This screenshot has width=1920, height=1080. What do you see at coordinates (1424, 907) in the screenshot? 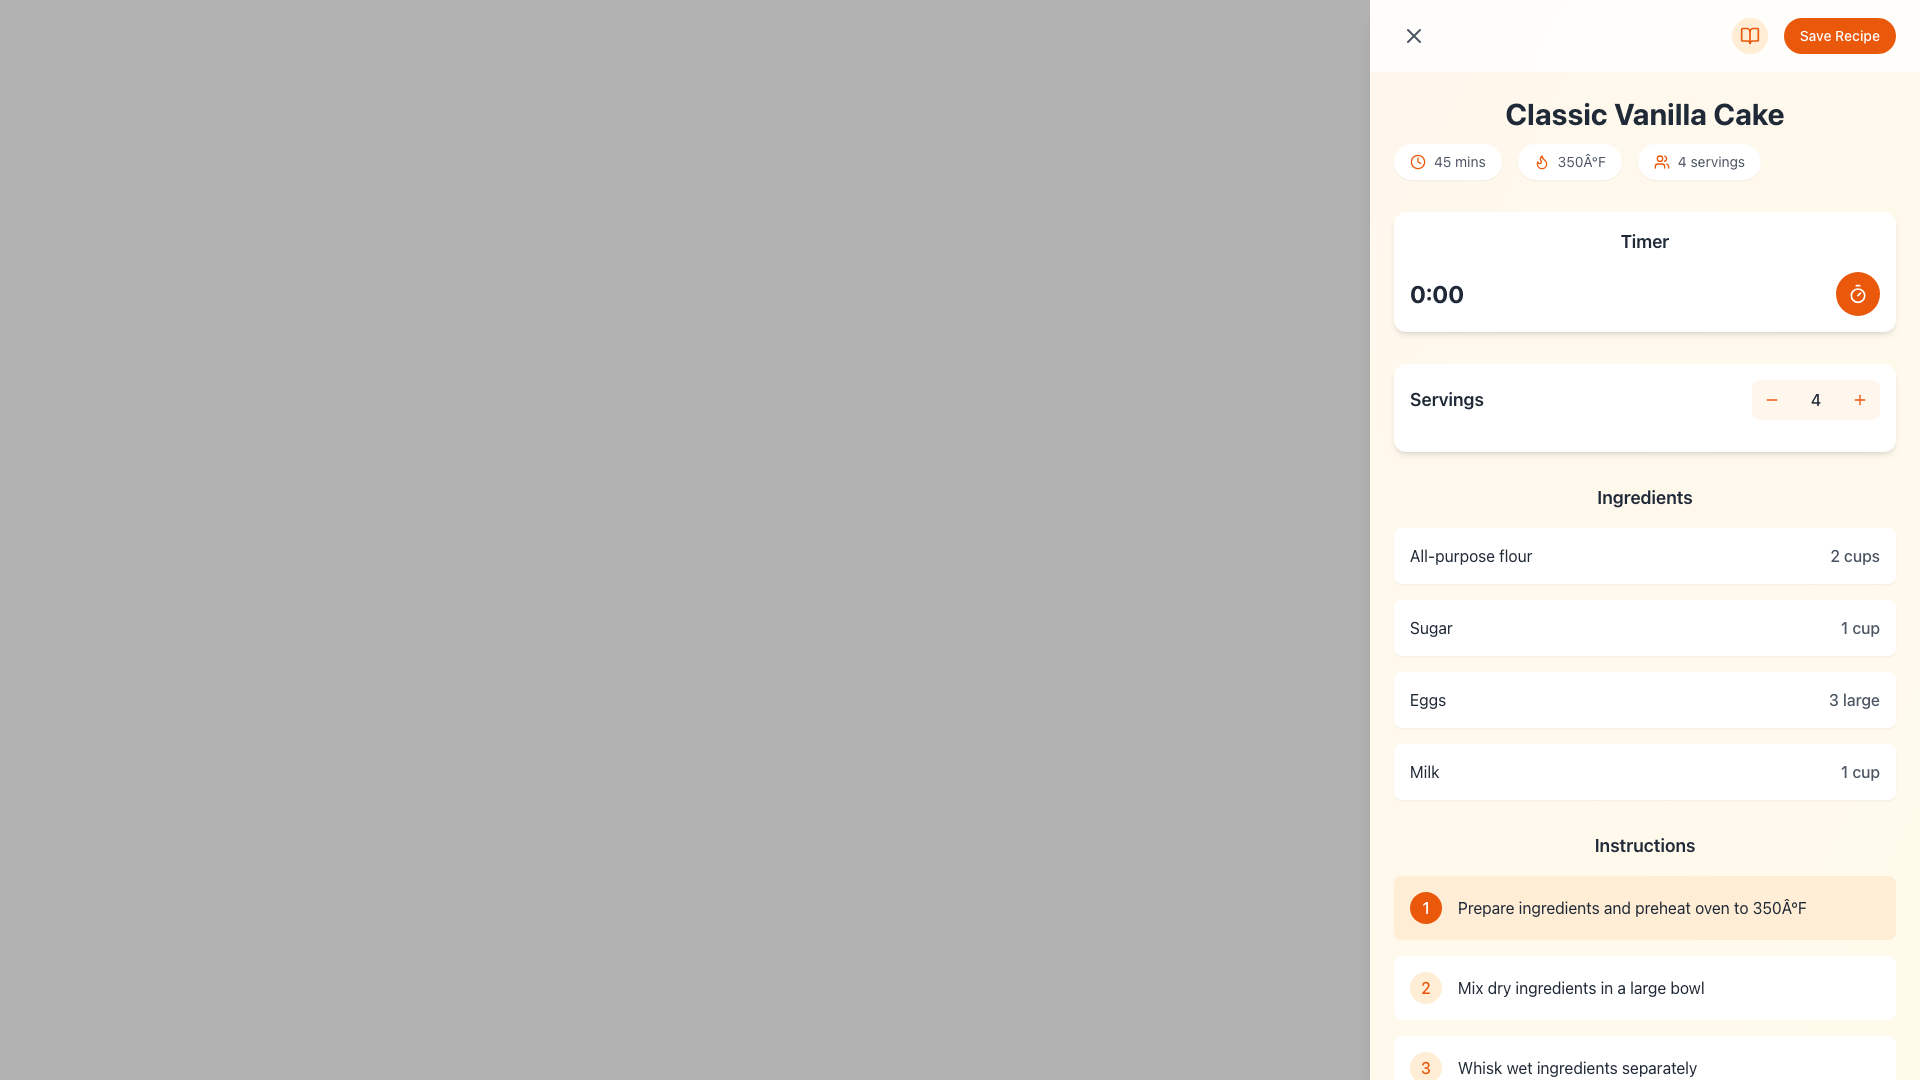
I see `the Circular step number indicator that signifies the first step in the instructions for 'Prepare ingredients and preheat oven to 350°F.'` at bounding box center [1424, 907].